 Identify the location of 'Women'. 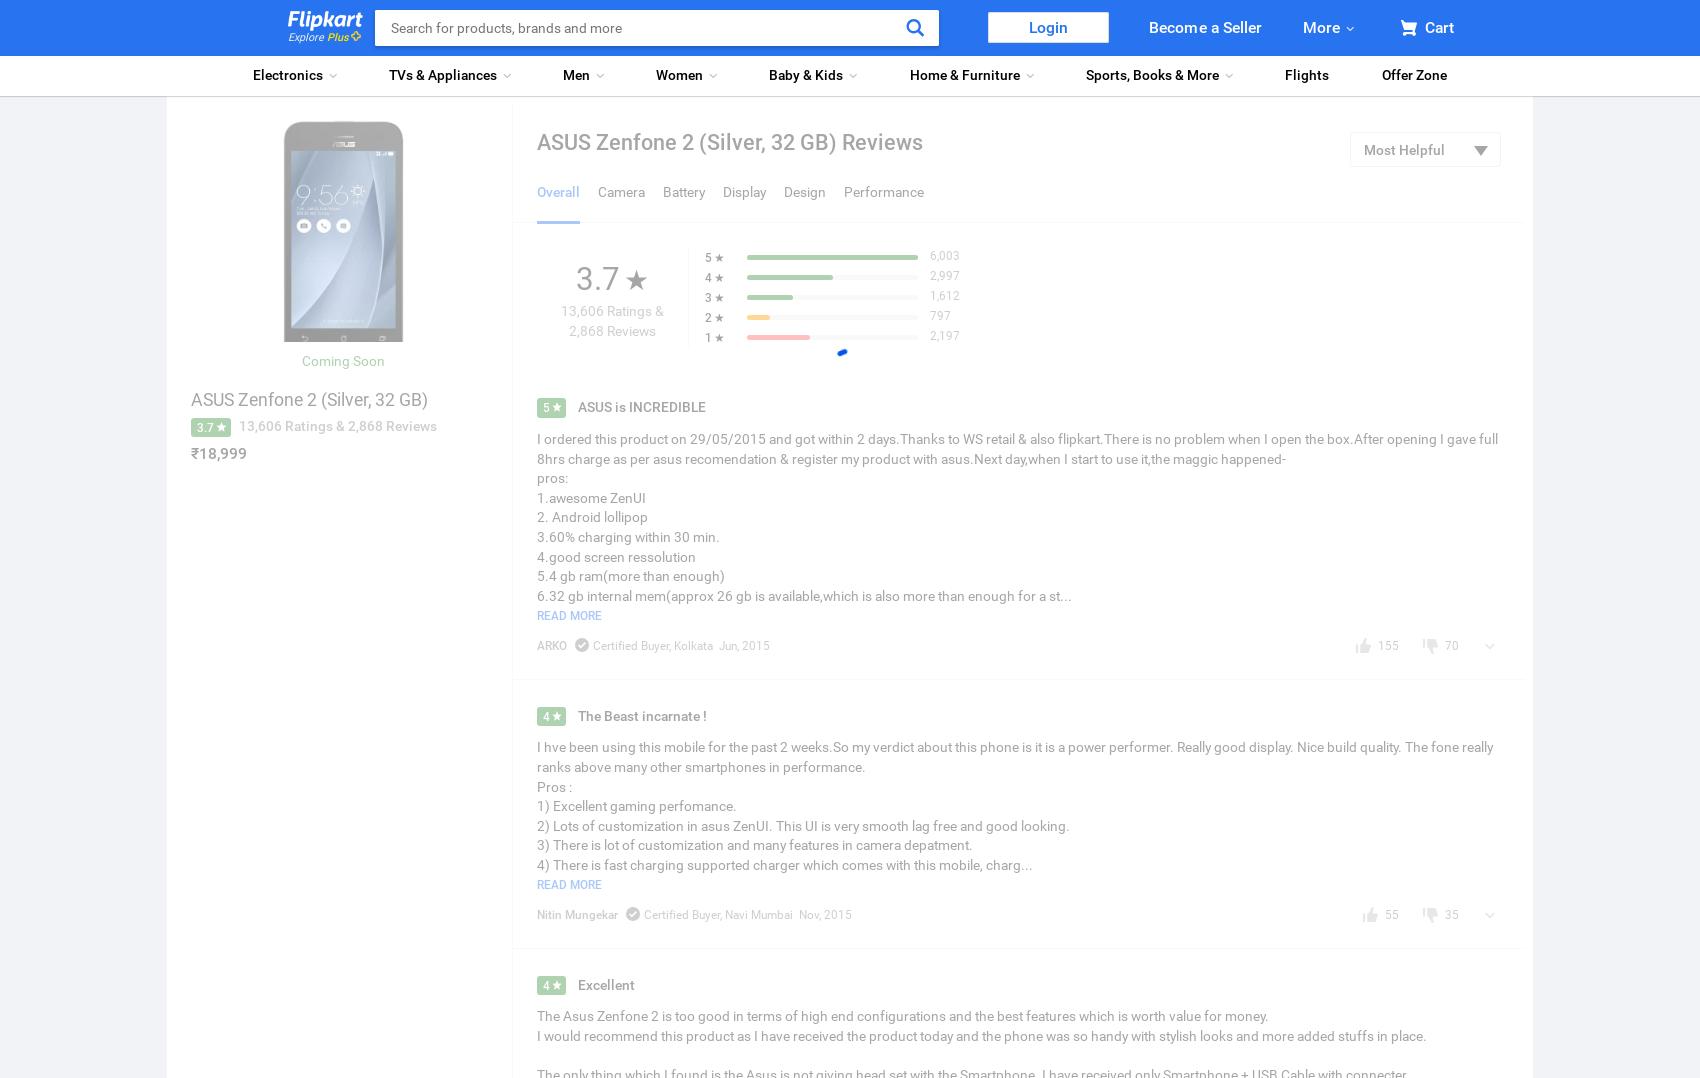
(679, 75).